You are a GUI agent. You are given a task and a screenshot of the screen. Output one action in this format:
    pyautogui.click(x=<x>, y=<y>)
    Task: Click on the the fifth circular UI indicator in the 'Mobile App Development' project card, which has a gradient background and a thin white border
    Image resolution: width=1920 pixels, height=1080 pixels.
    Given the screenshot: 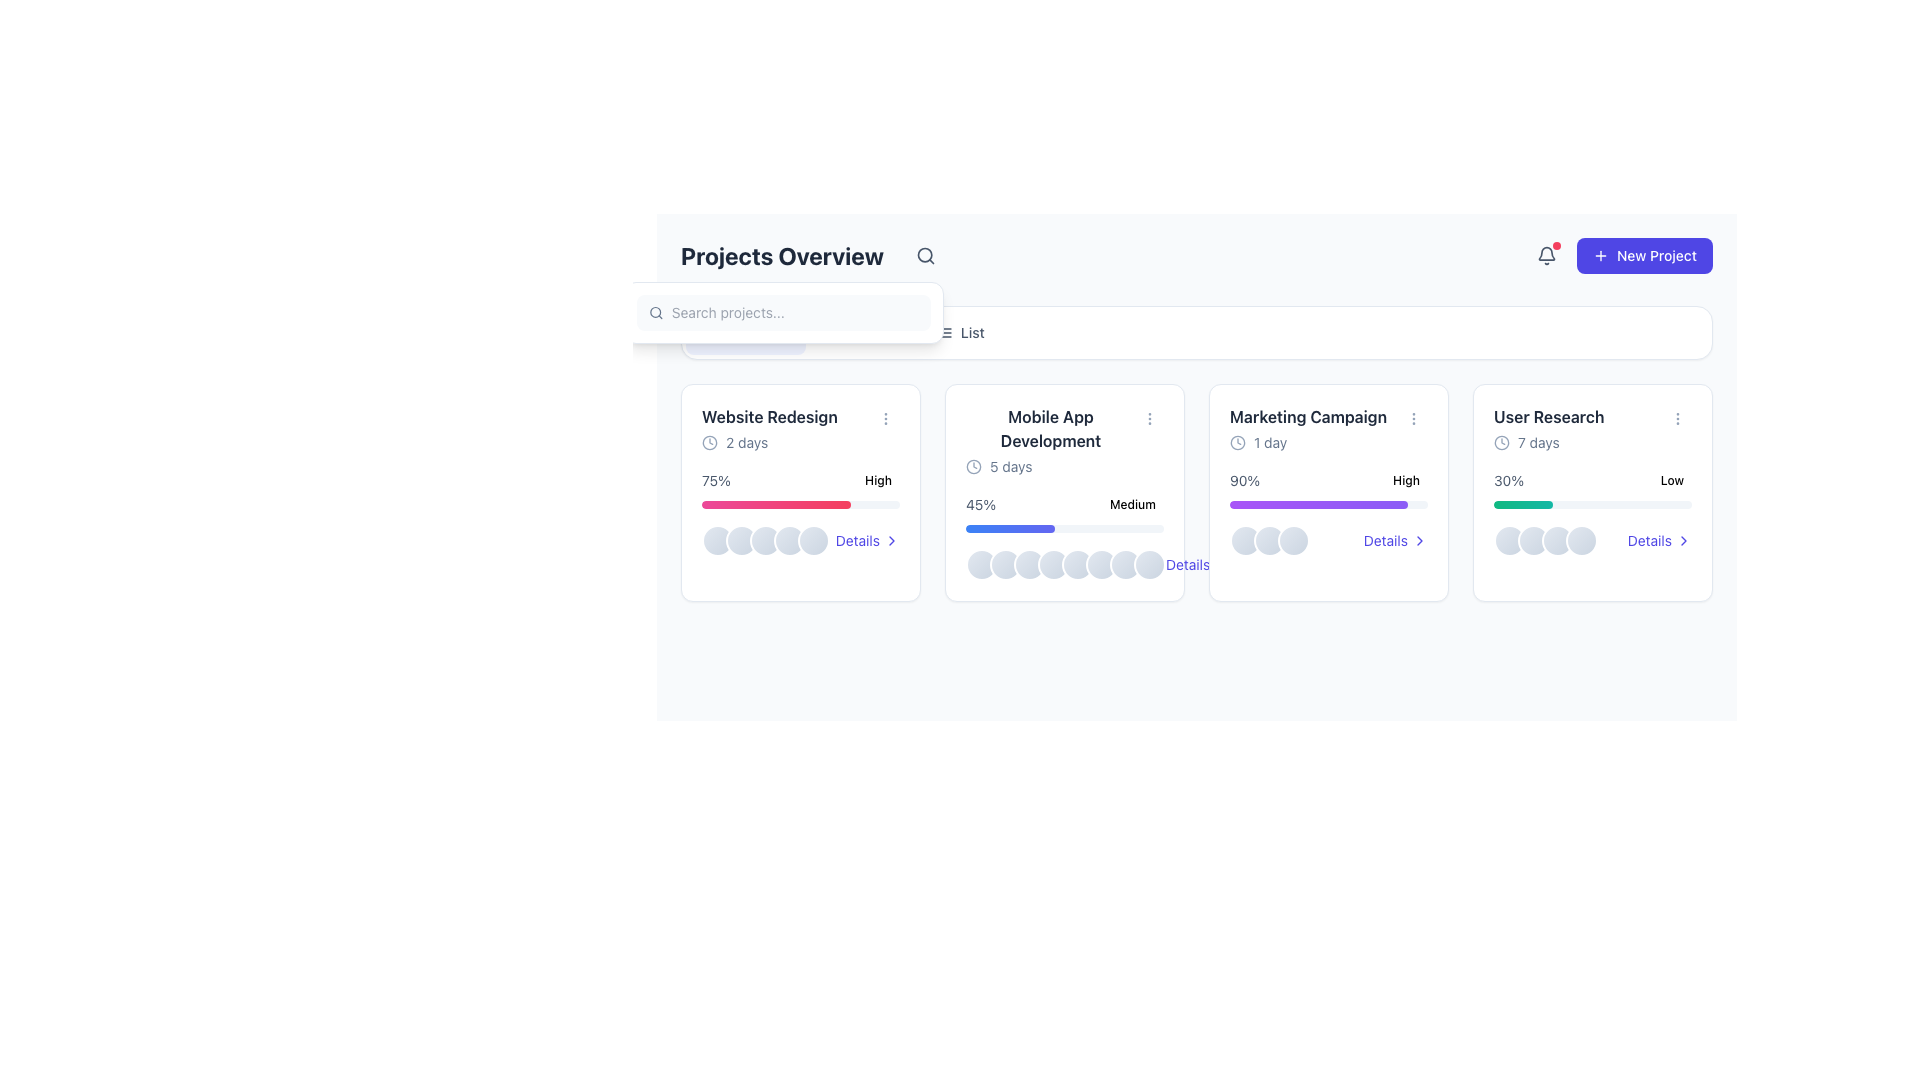 What is the action you would take?
    pyautogui.click(x=1077, y=564)
    